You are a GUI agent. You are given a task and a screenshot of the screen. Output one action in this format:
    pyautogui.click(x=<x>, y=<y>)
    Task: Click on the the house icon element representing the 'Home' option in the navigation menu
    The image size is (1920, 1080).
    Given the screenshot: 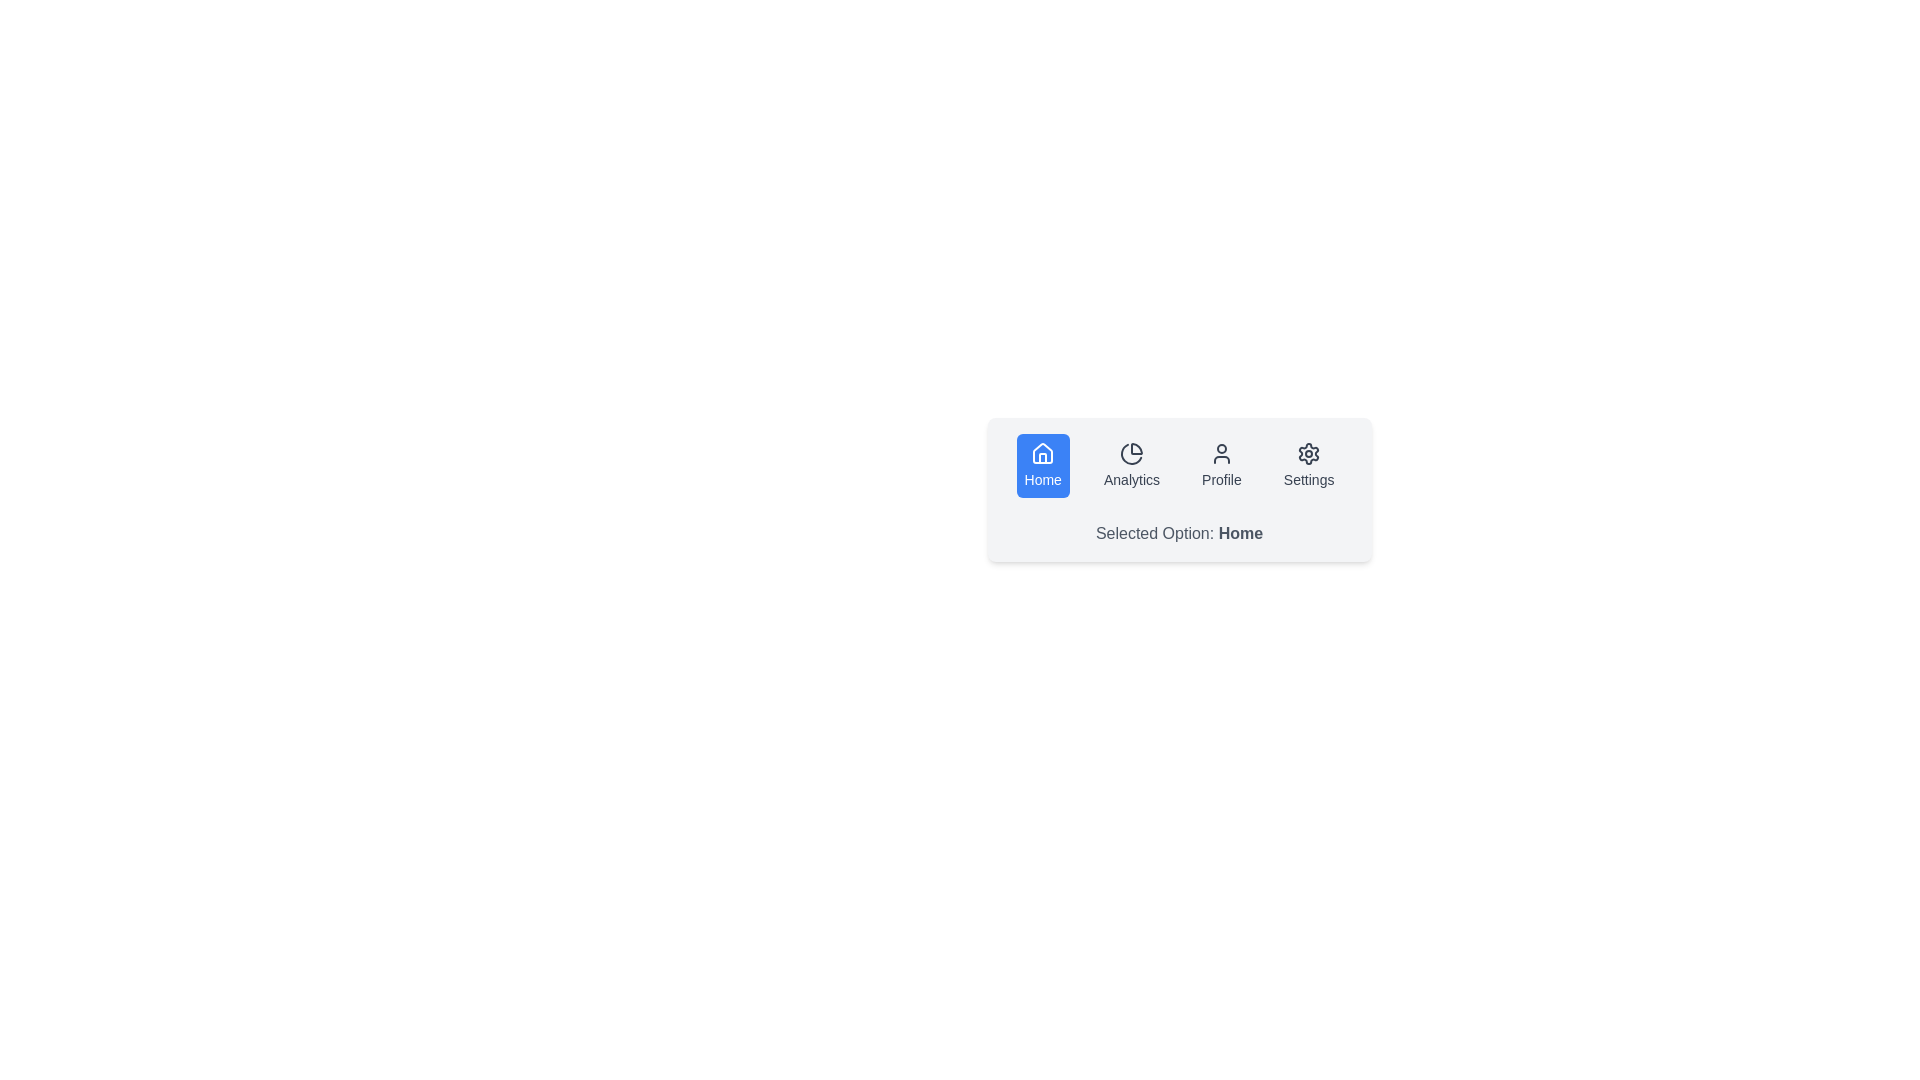 What is the action you would take?
    pyautogui.click(x=1042, y=458)
    